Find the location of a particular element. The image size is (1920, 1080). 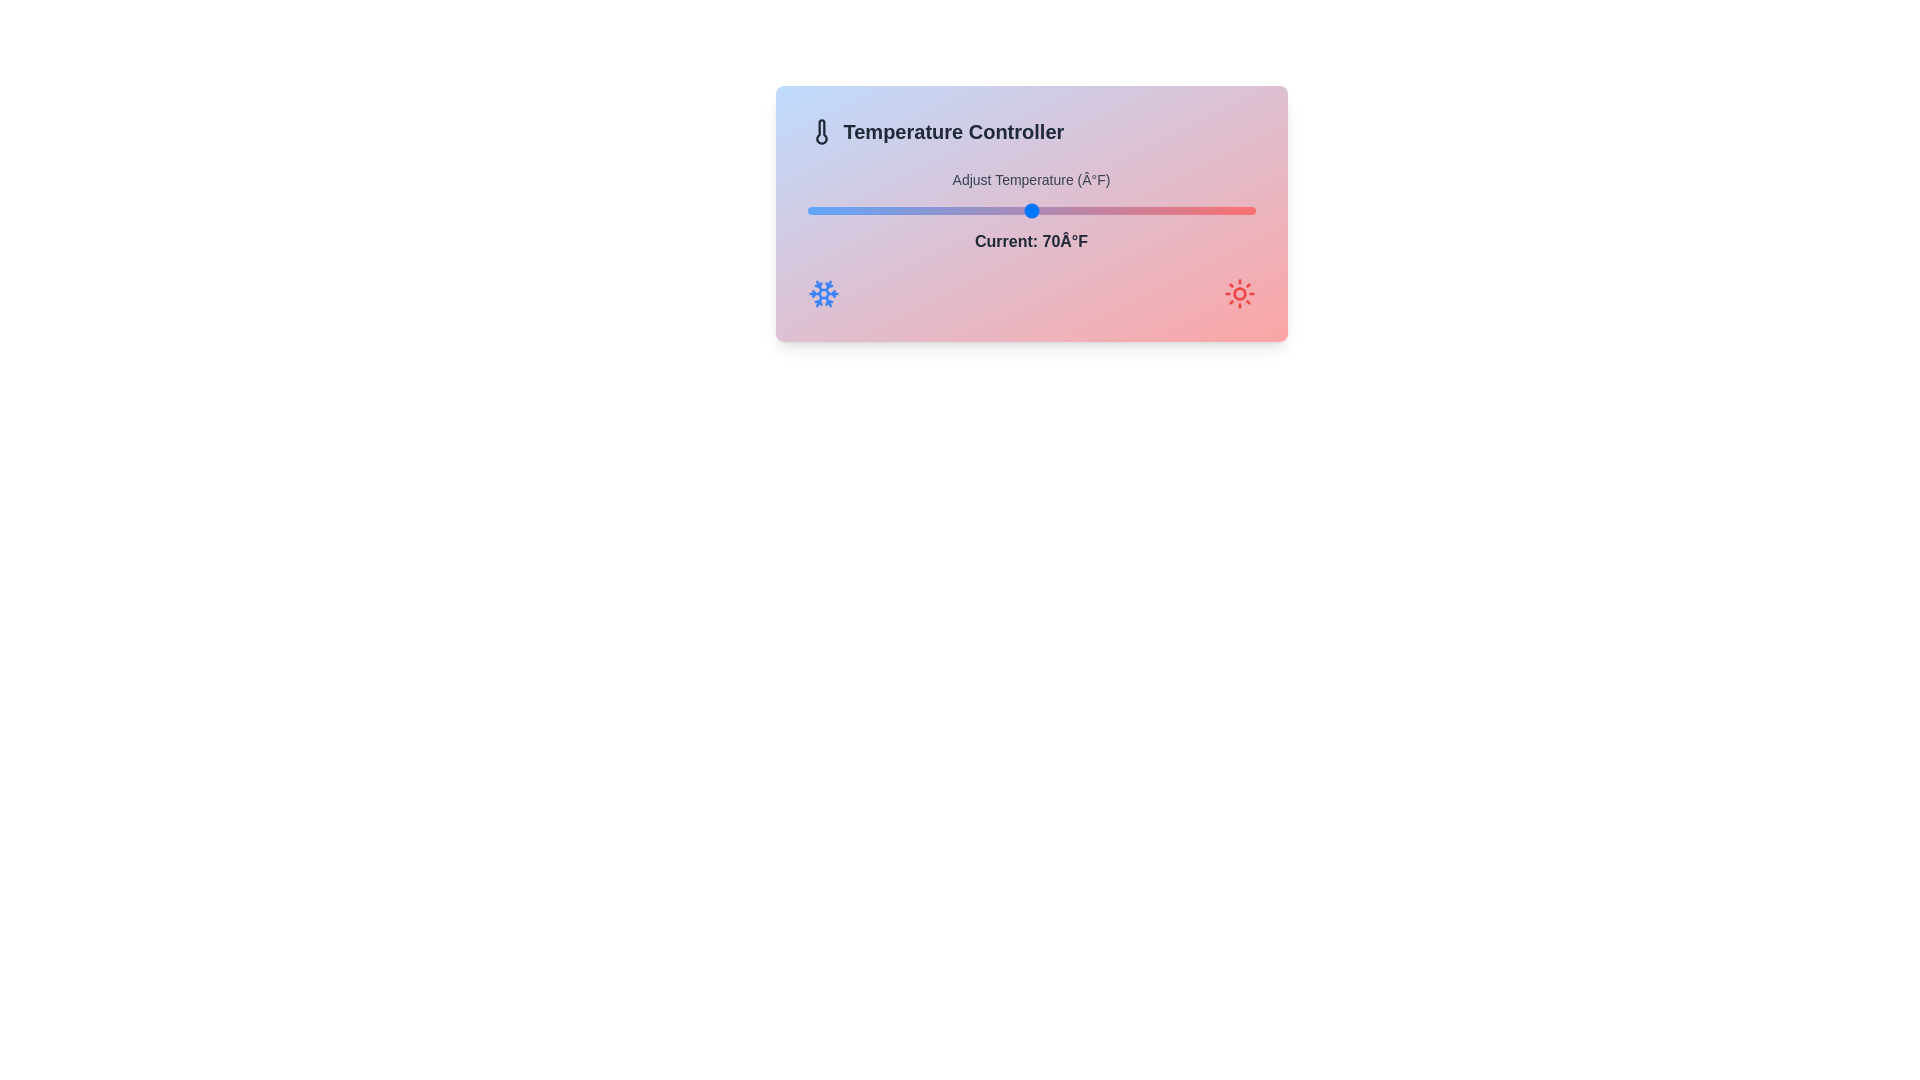

the temperature to 77 degrees Fahrenheit using the slider is located at coordinates (1108, 211).